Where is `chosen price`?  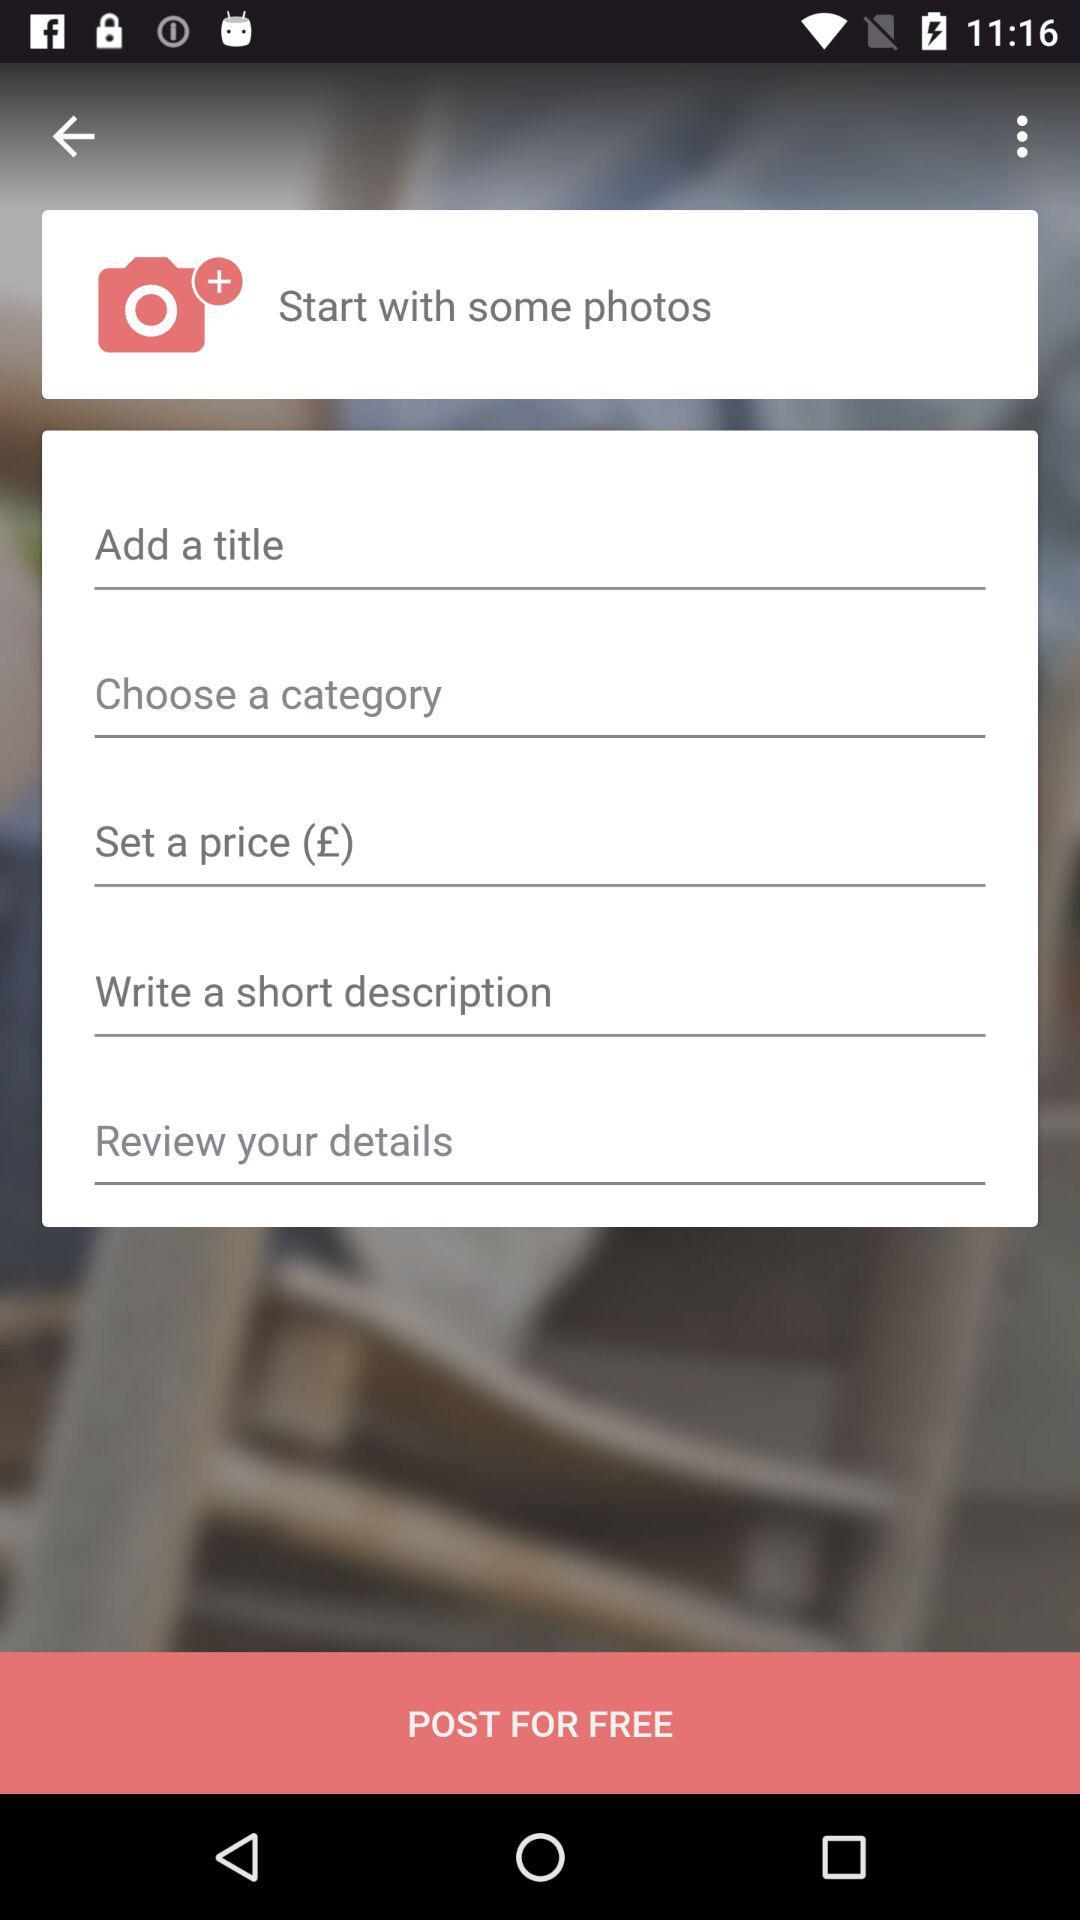 chosen price is located at coordinates (540, 843).